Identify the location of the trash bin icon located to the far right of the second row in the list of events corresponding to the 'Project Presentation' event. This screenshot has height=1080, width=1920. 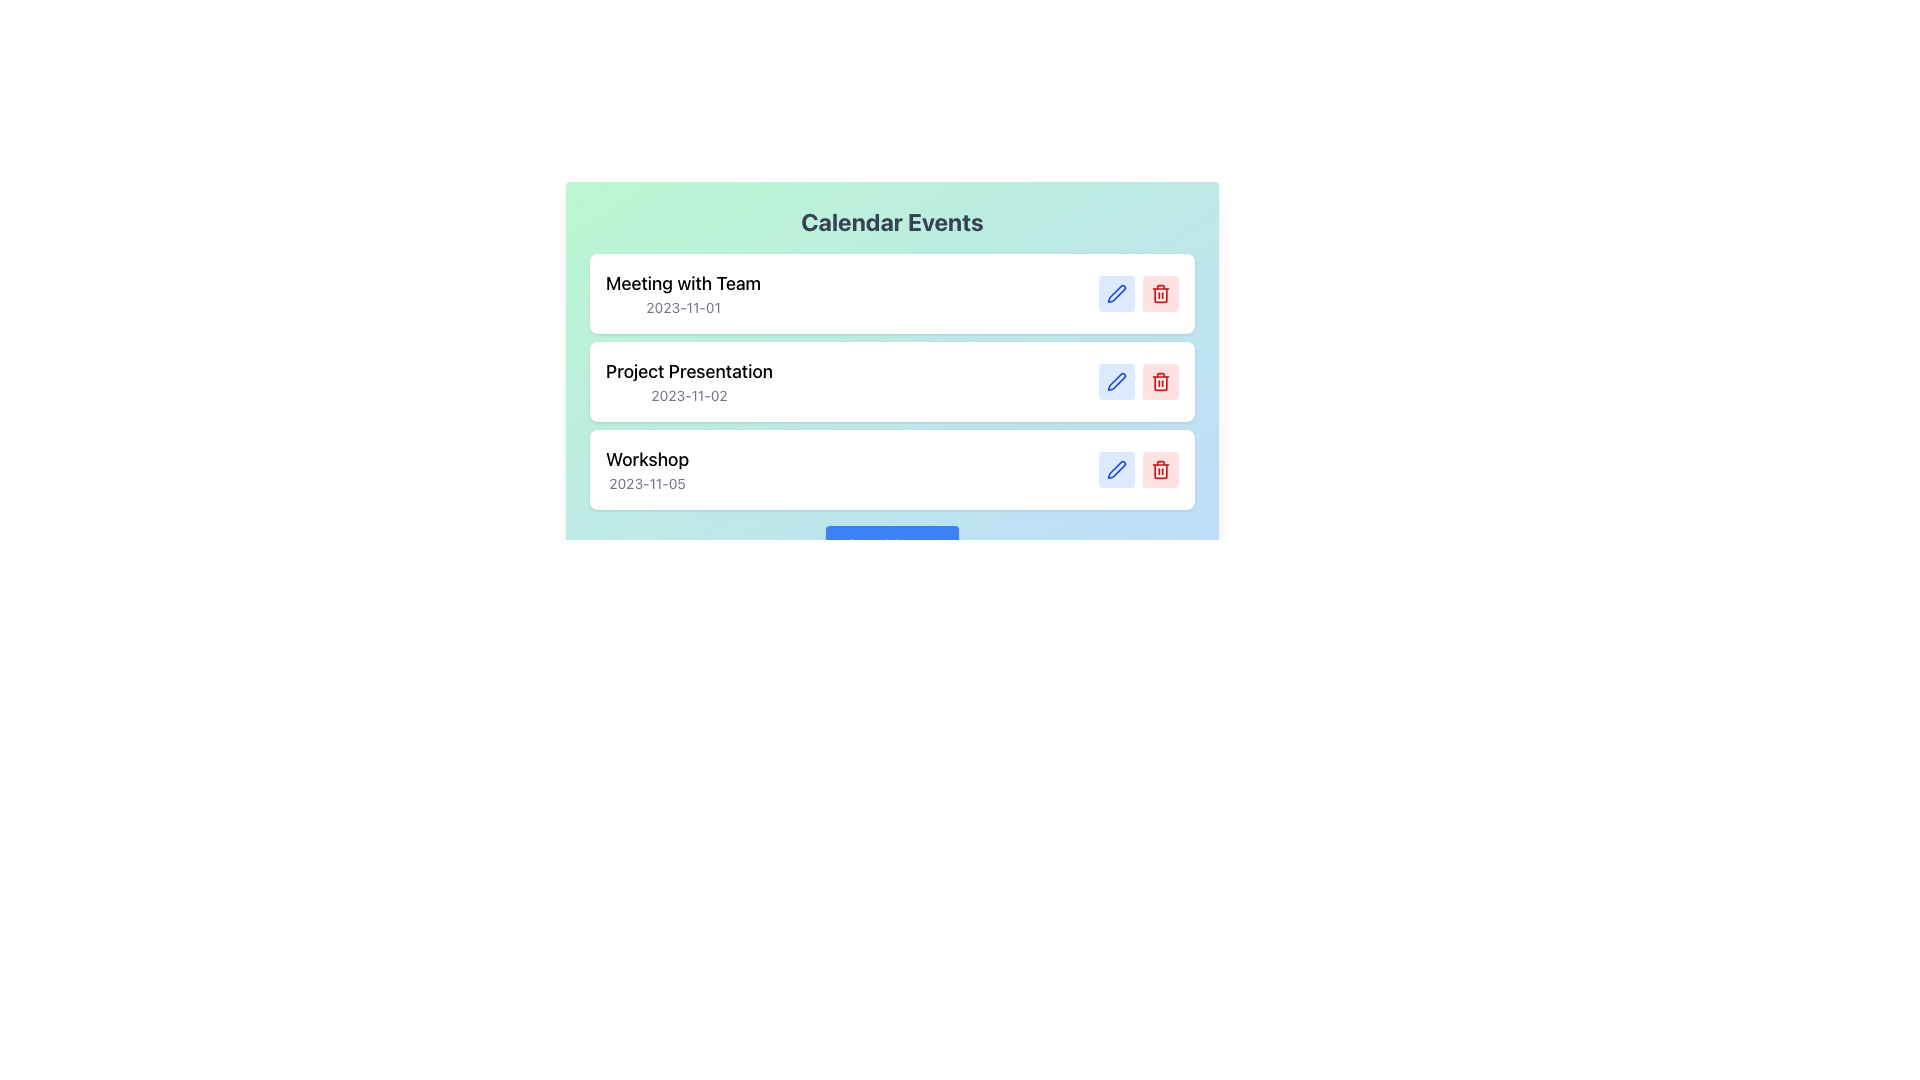
(1161, 382).